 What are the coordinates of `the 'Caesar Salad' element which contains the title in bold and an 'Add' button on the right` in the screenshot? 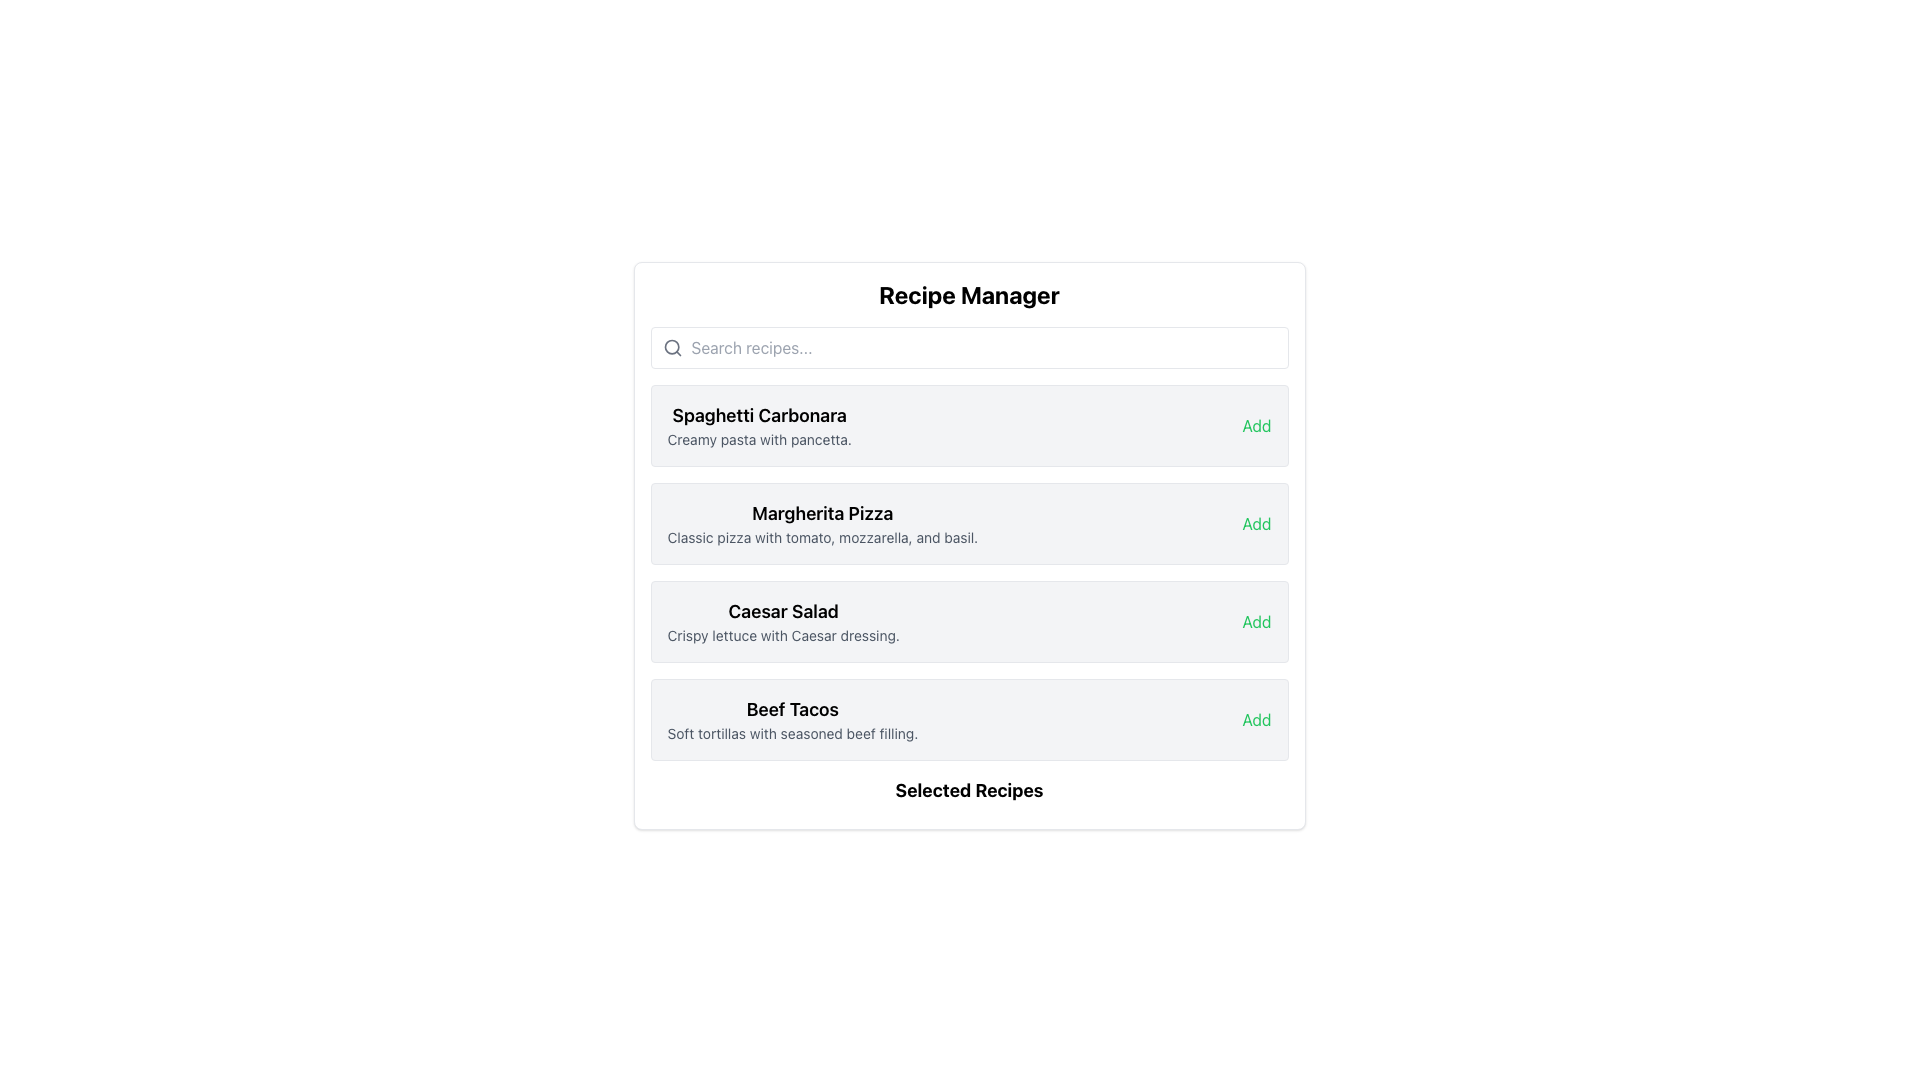 It's located at (969, 620).